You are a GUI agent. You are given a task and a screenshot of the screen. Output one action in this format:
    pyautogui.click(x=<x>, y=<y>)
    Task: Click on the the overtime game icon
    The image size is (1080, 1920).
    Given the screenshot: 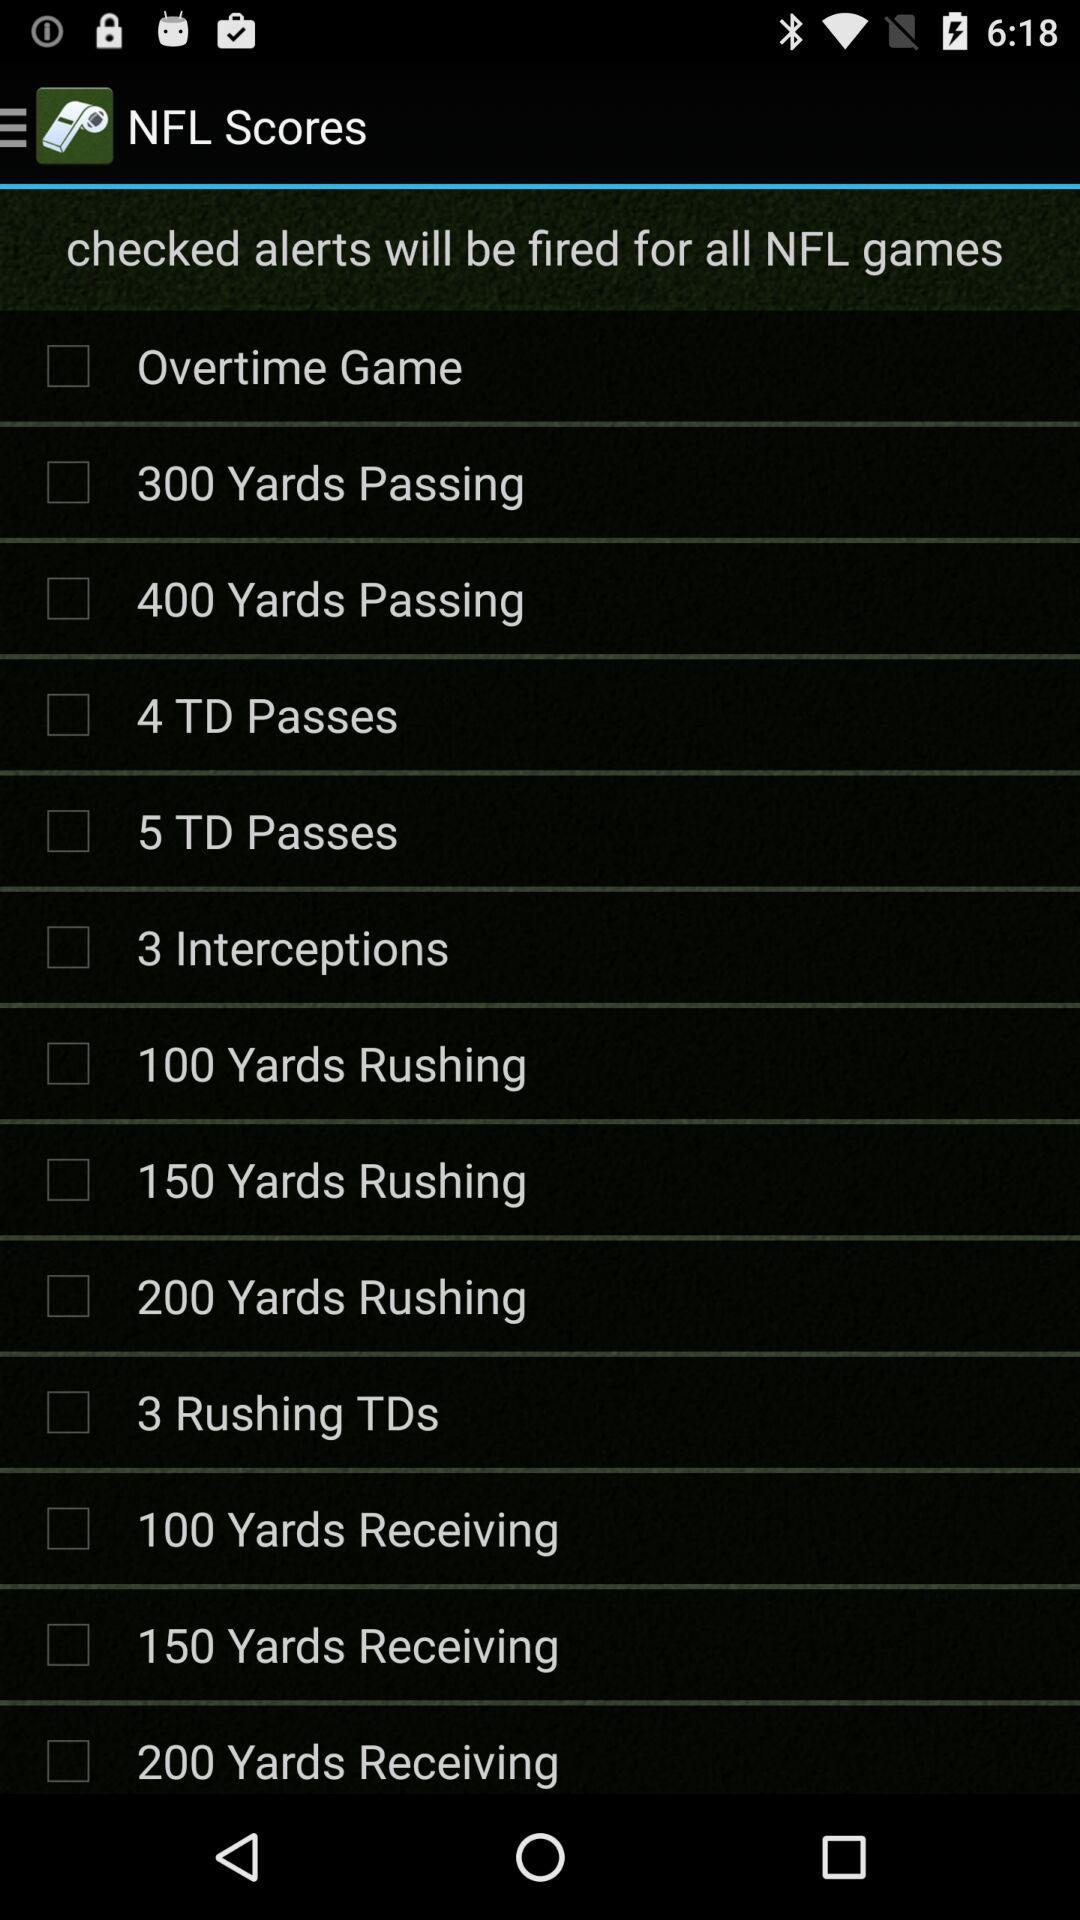 What is the action you would take?
    pyautogui.click(x=299, y=365)
    